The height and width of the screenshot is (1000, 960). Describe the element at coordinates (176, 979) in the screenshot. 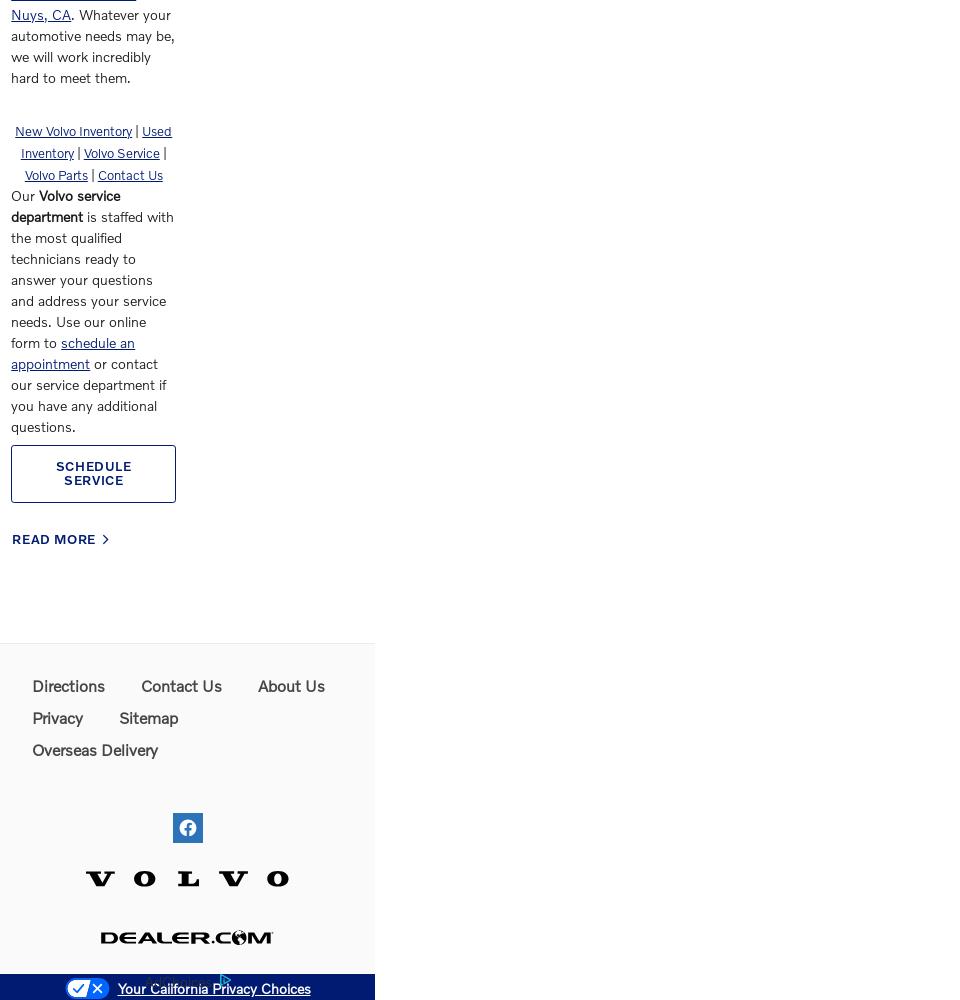

I see `'AdChoices'` at that location.